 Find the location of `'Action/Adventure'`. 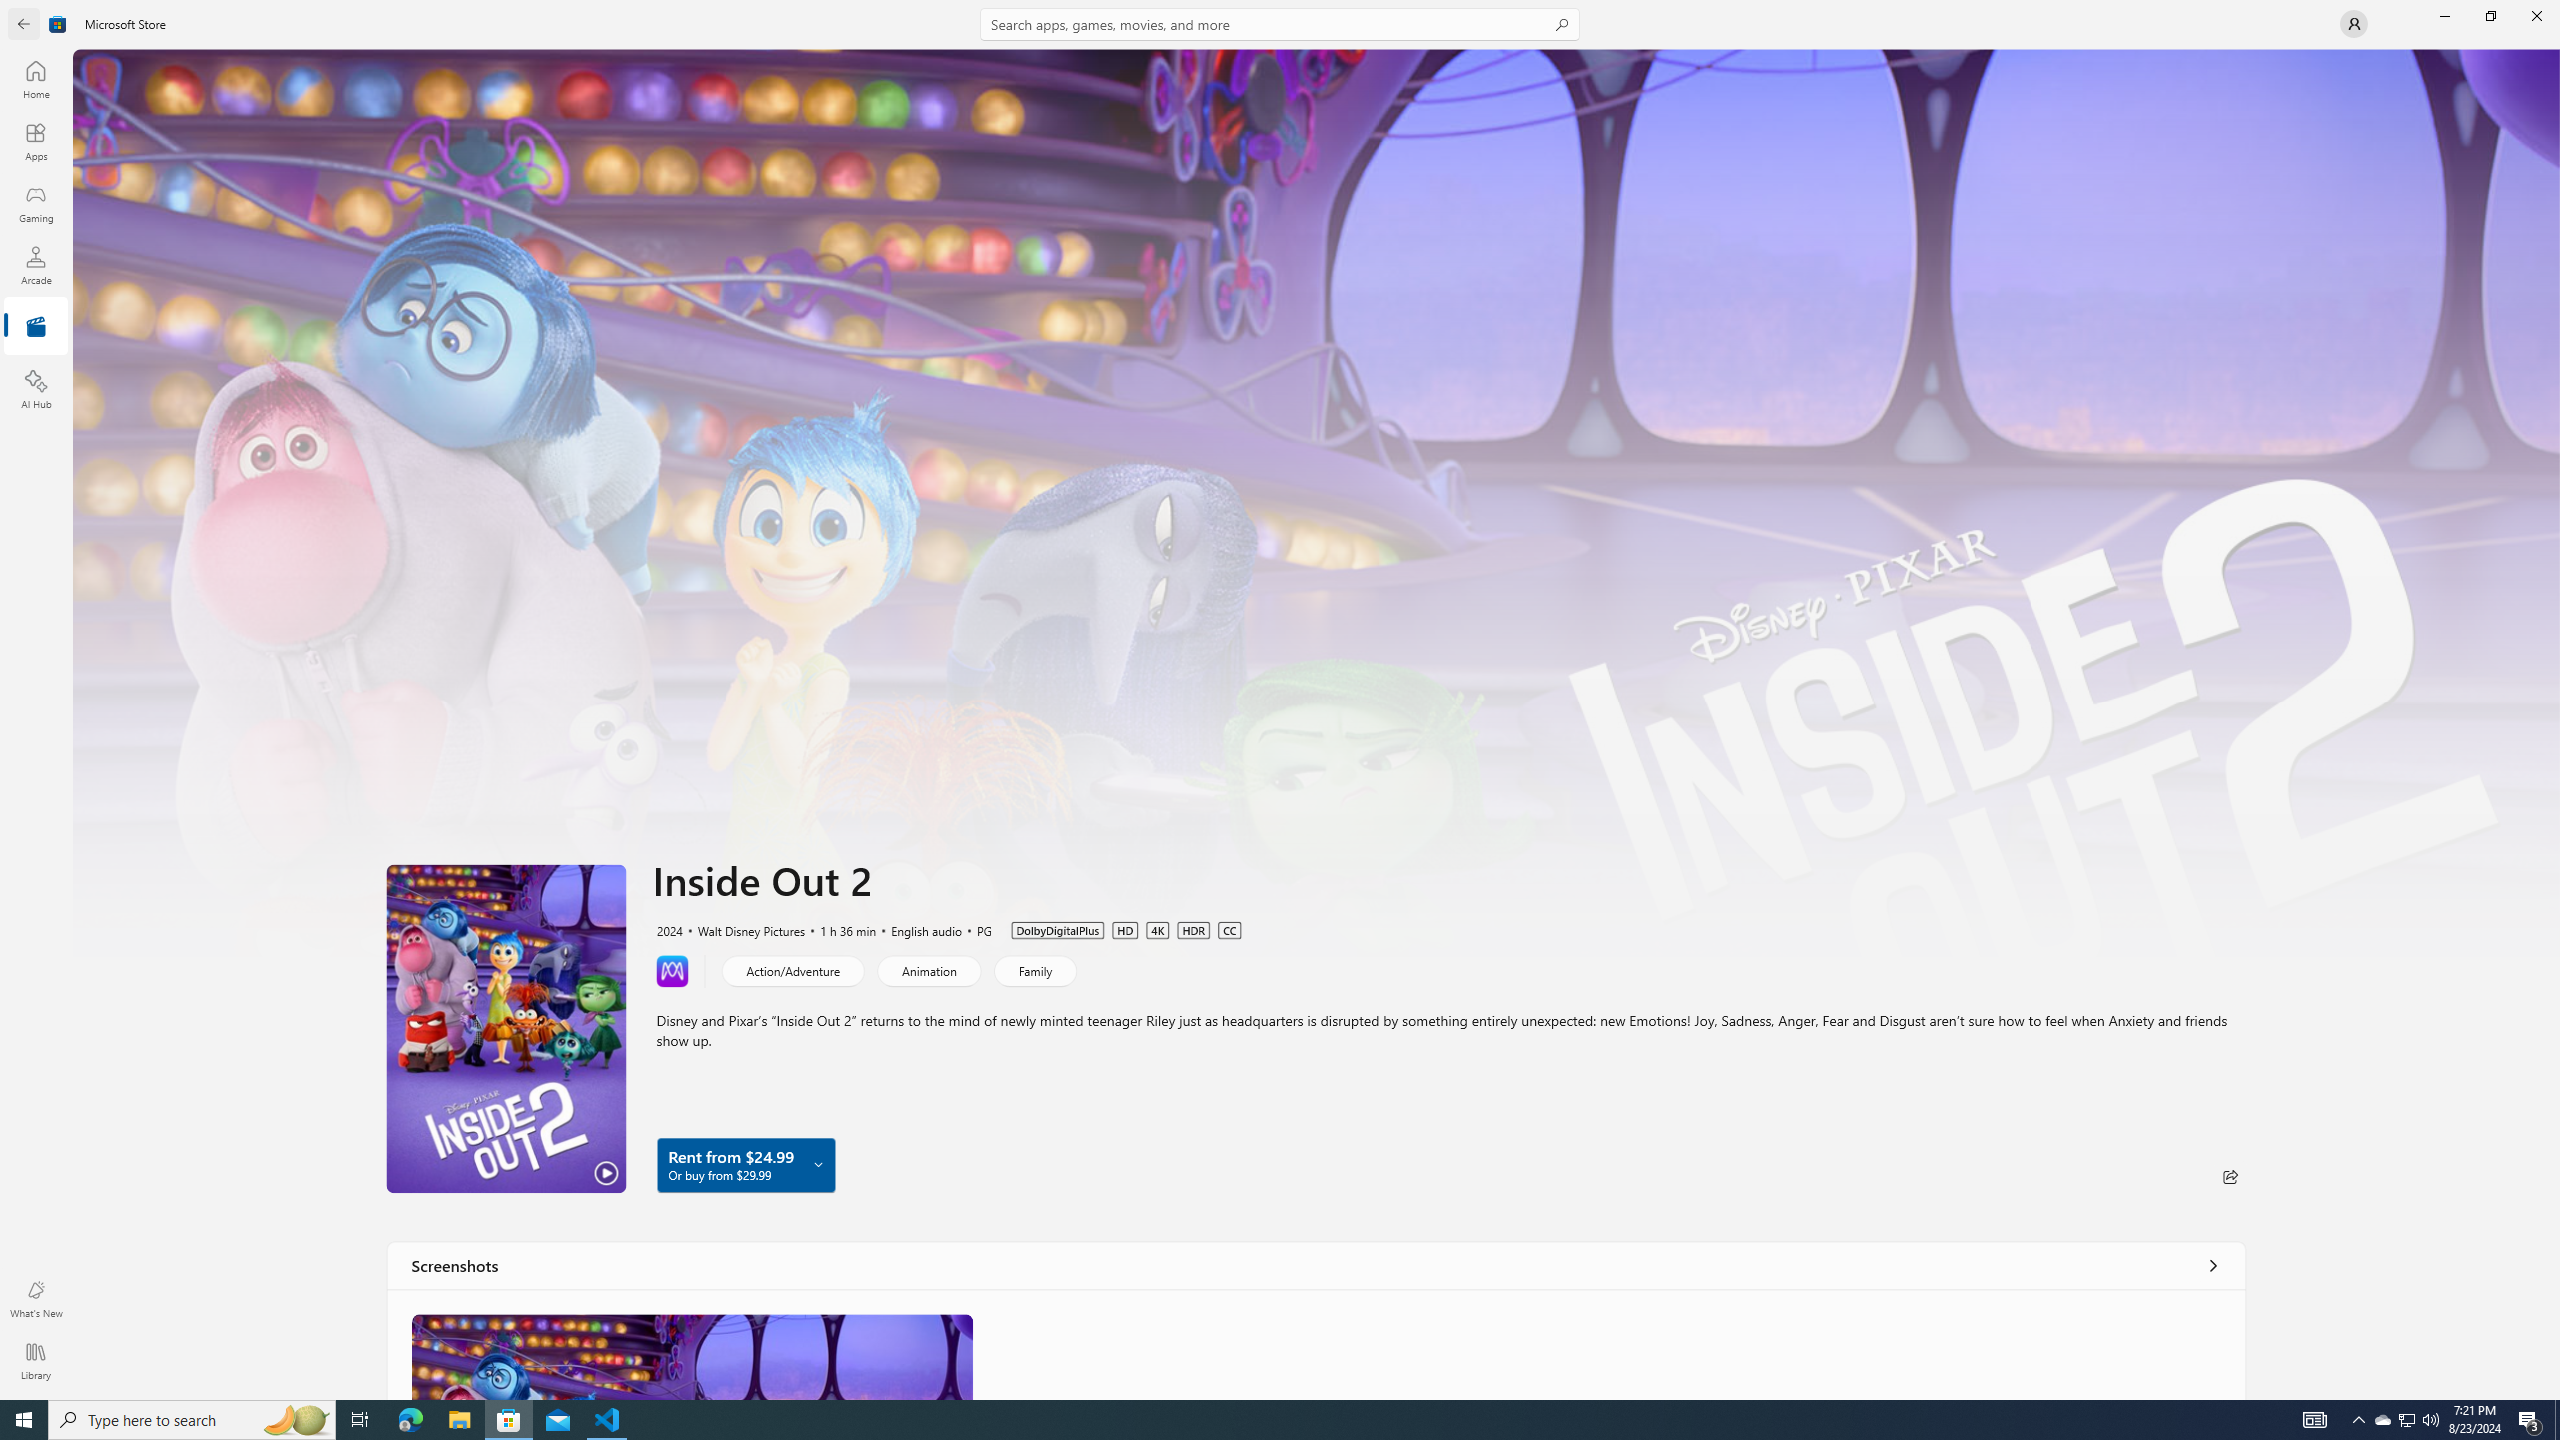

'Action/Adventure' is located at coordinates (792, 969).